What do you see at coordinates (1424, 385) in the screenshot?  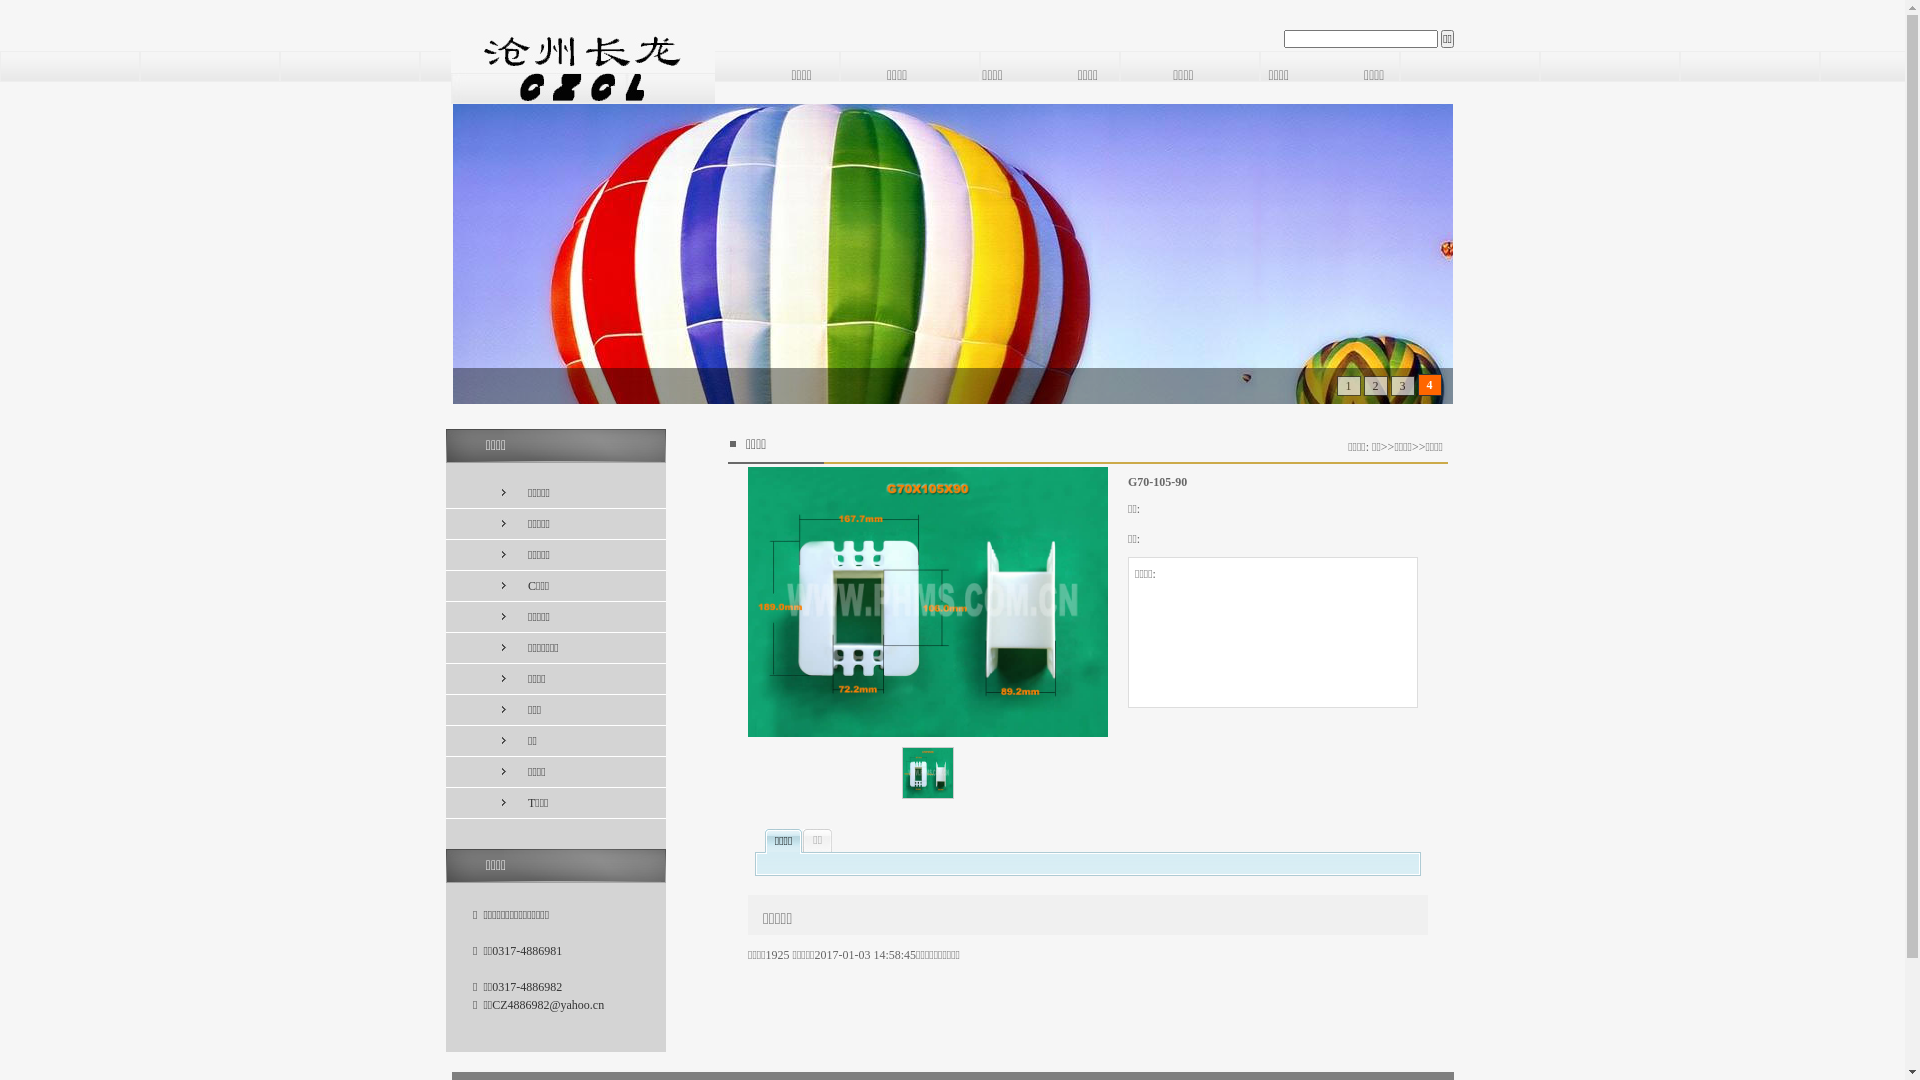 I see `'4'` at bounding box center [1424, 385].